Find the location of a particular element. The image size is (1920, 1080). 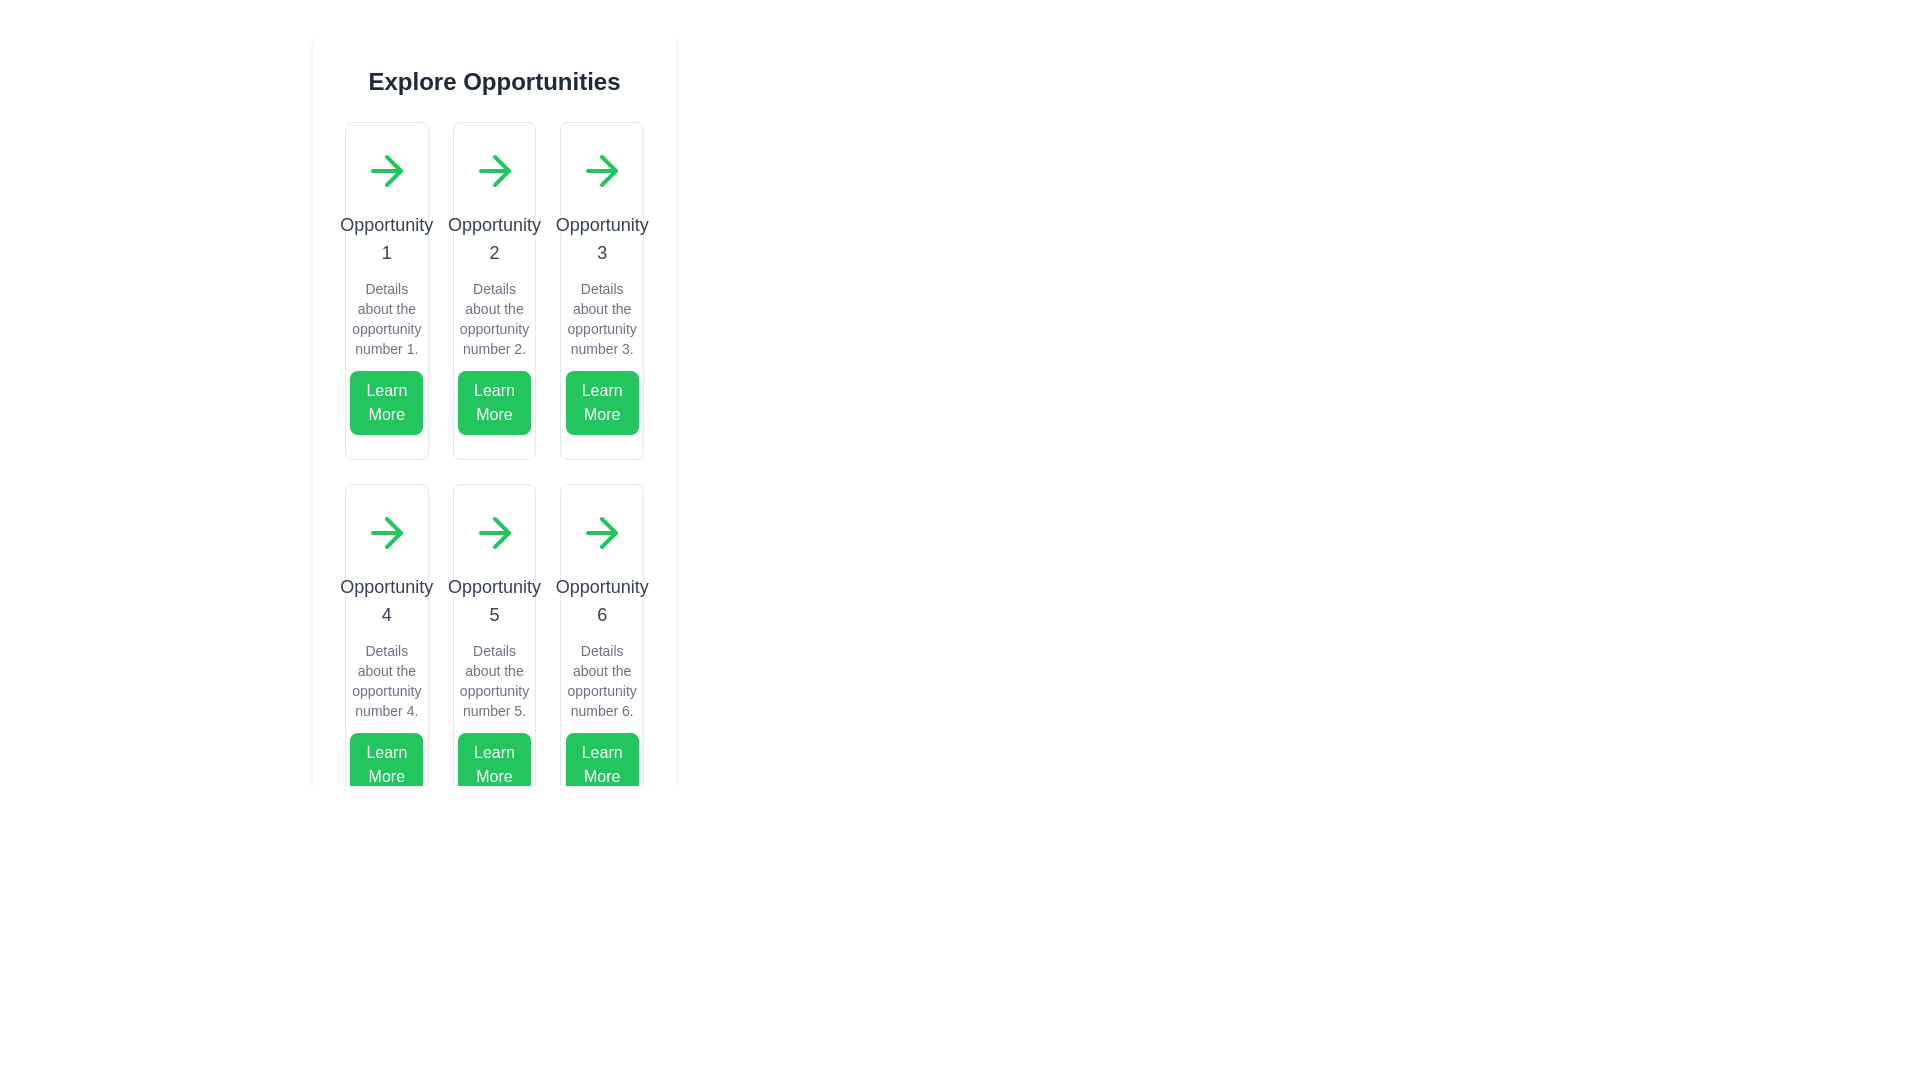

the button that invites the user to learn more about 'Opportunity 6' to trigger a visual hover effect is located at coordinates (601, 764).